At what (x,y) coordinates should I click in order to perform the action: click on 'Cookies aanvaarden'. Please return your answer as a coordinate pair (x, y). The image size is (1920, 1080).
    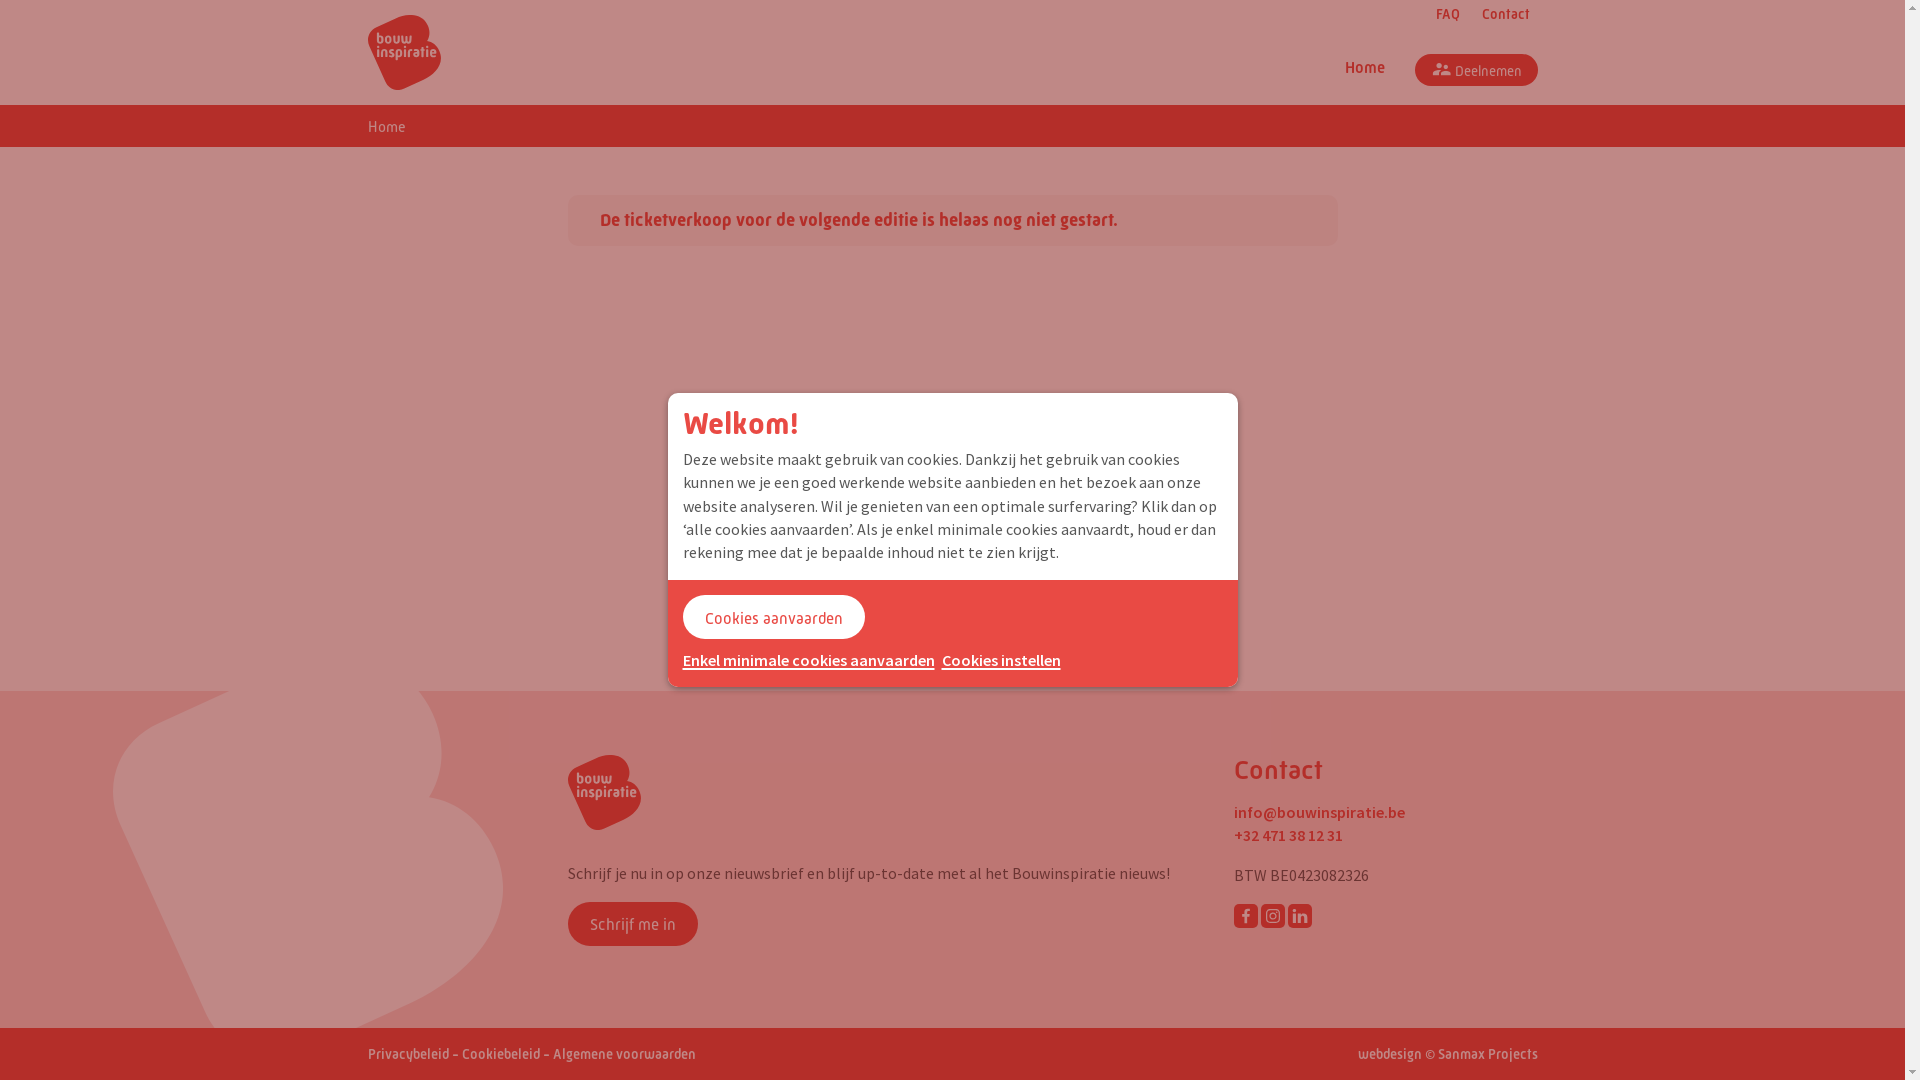
    Looking at the image, I should click on (771, 616).